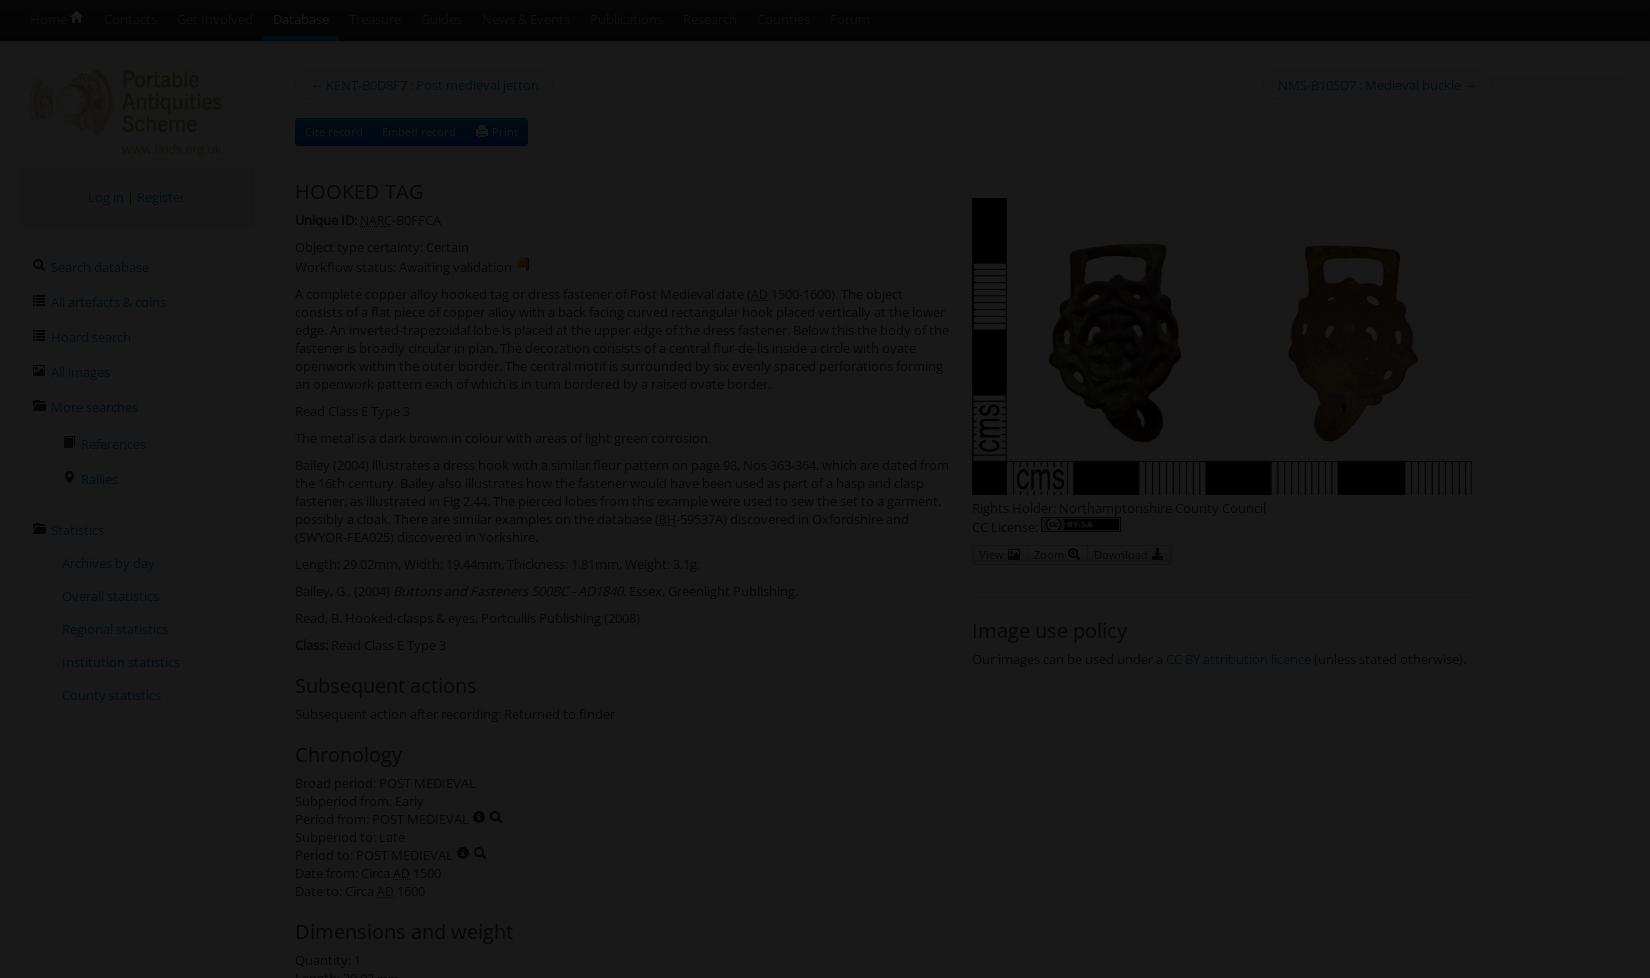  I want to click on 'Embed record', so click(381, 131).